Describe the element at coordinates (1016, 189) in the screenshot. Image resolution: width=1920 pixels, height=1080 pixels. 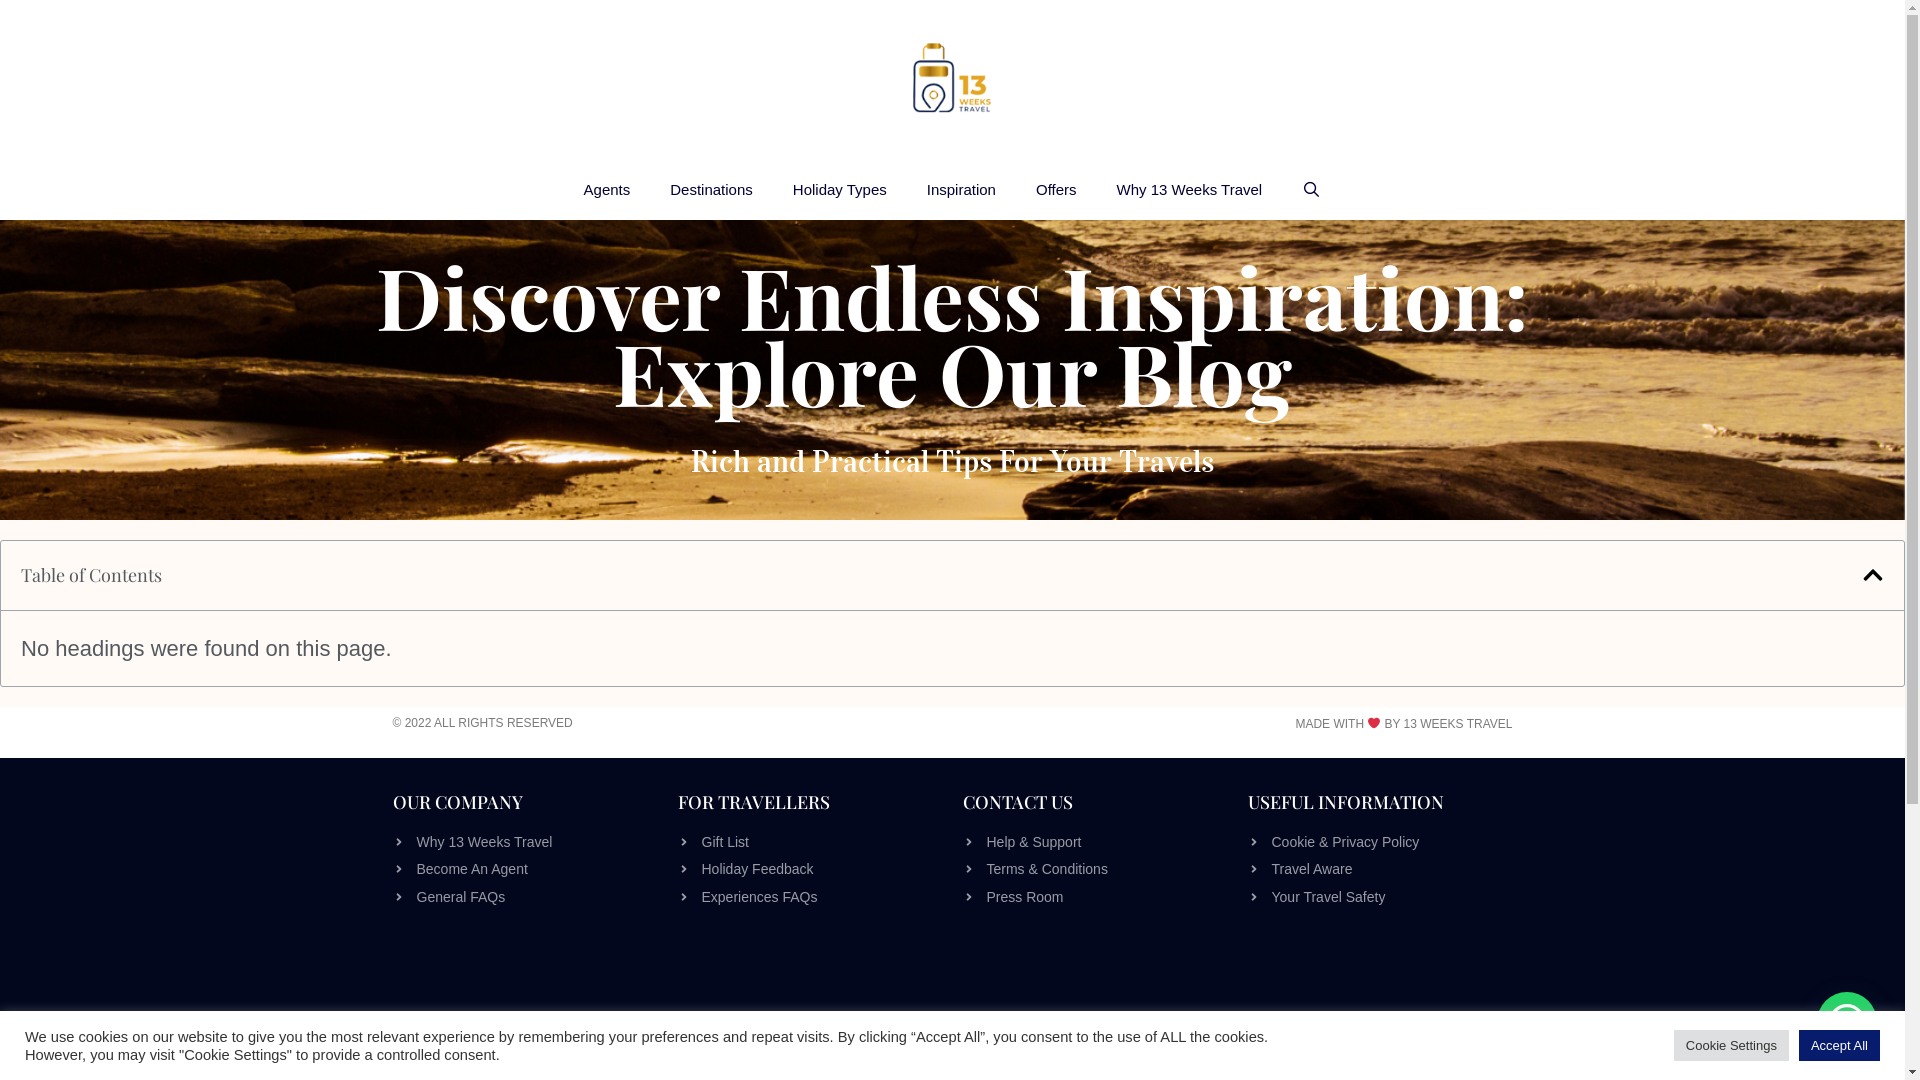
I see `'Offers'` at that location.